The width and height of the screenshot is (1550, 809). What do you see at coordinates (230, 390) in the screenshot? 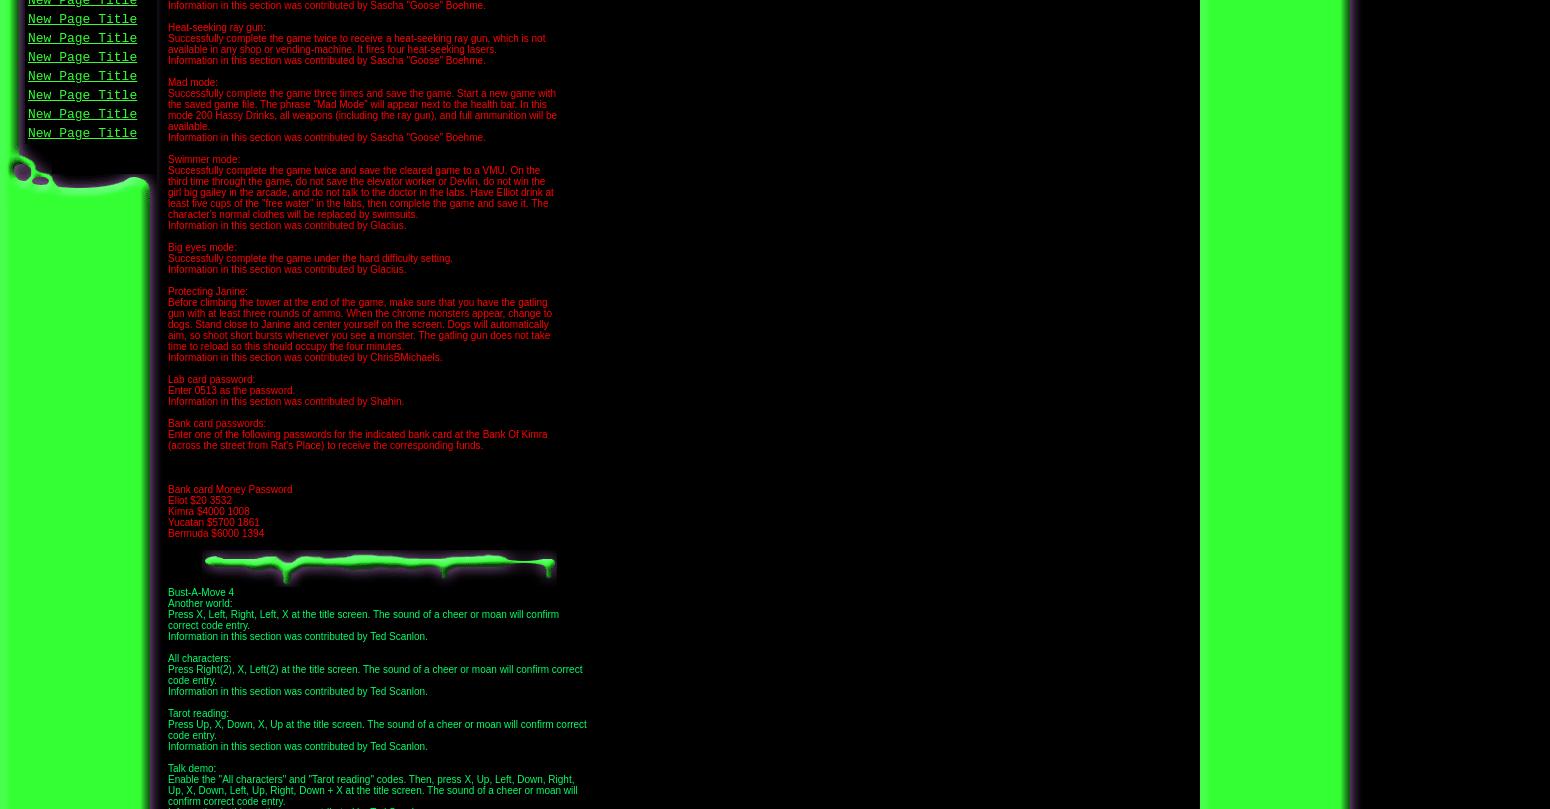
I see `'Enter 0513 as the password.'` at bounding box center [230, 390].